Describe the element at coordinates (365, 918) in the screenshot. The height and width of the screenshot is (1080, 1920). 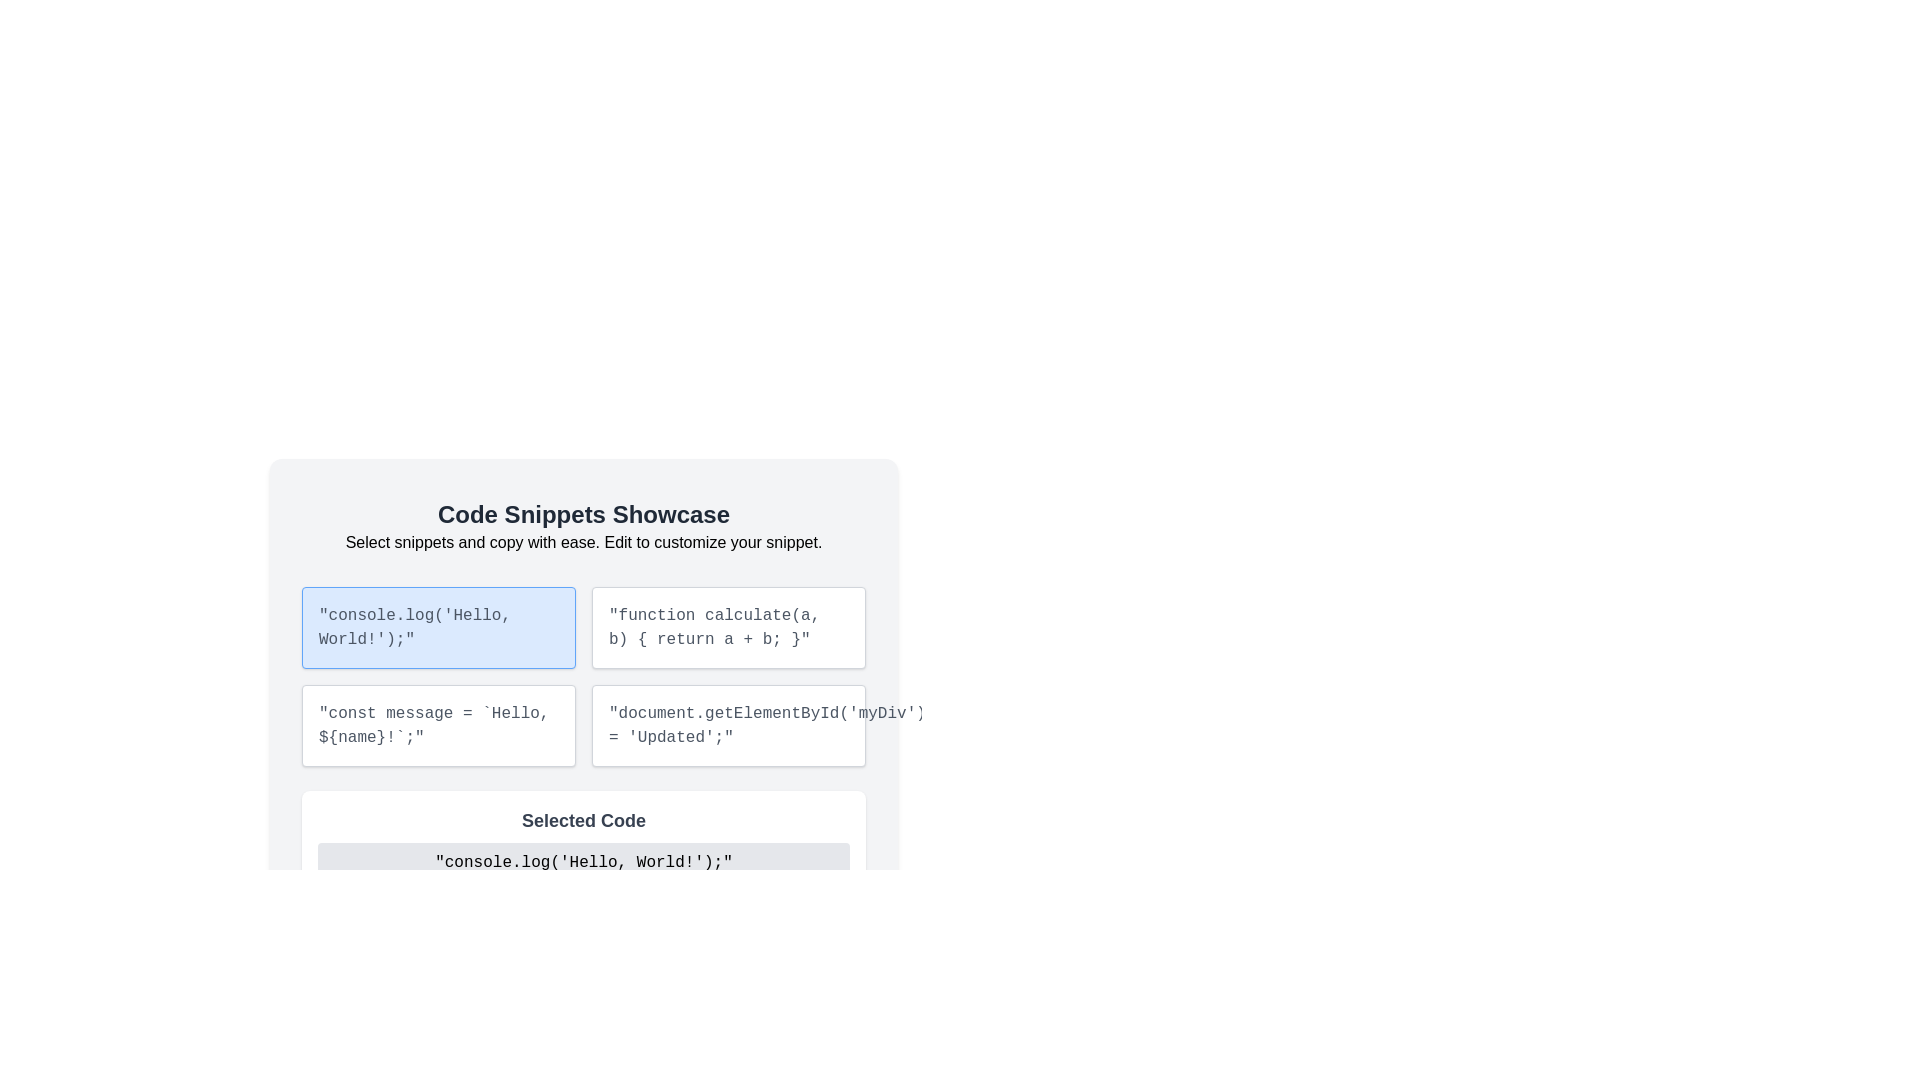
I see `the first button located at the bottom part of the interface, which is designed to copy the selected code snippet to the clipboard` at that location.